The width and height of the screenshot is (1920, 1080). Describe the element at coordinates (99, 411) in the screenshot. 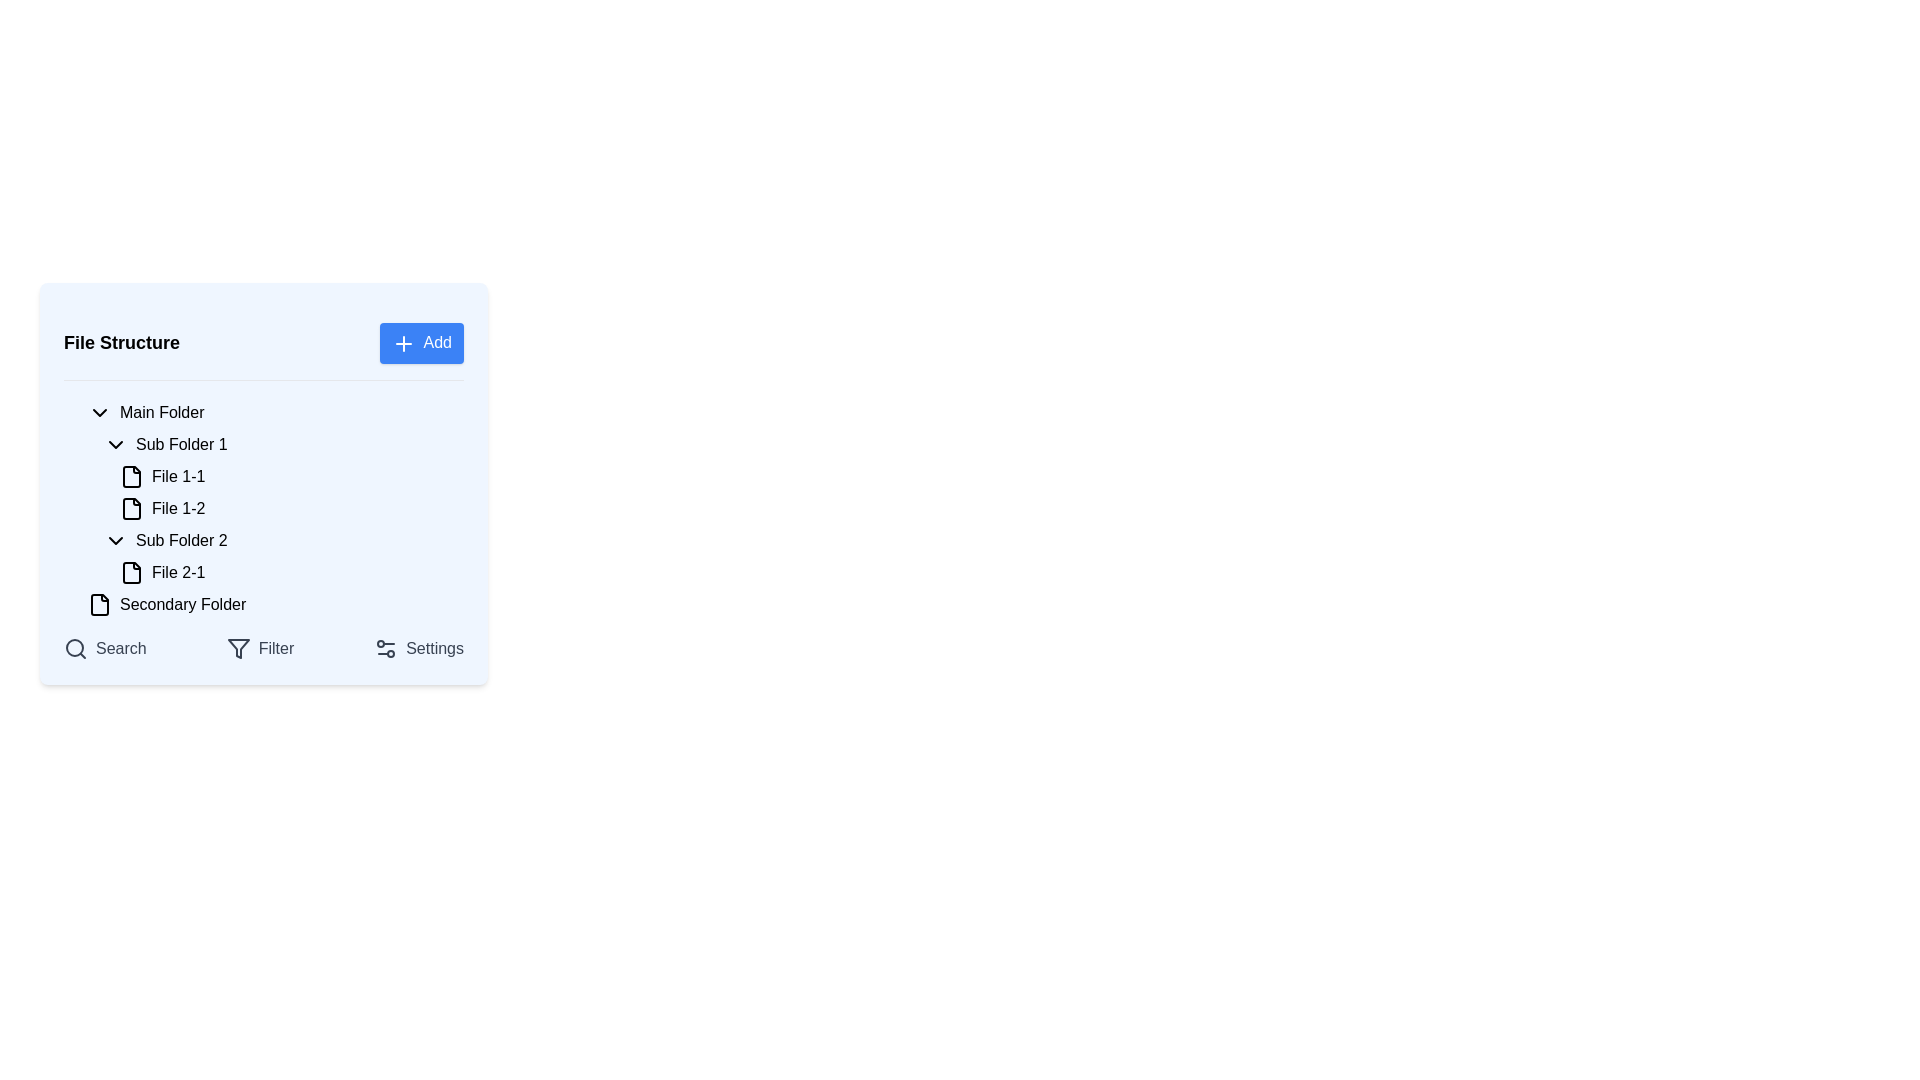

I see `the small downward-facing chevron icon located to the left of the 'Main Folder' text` at that location.